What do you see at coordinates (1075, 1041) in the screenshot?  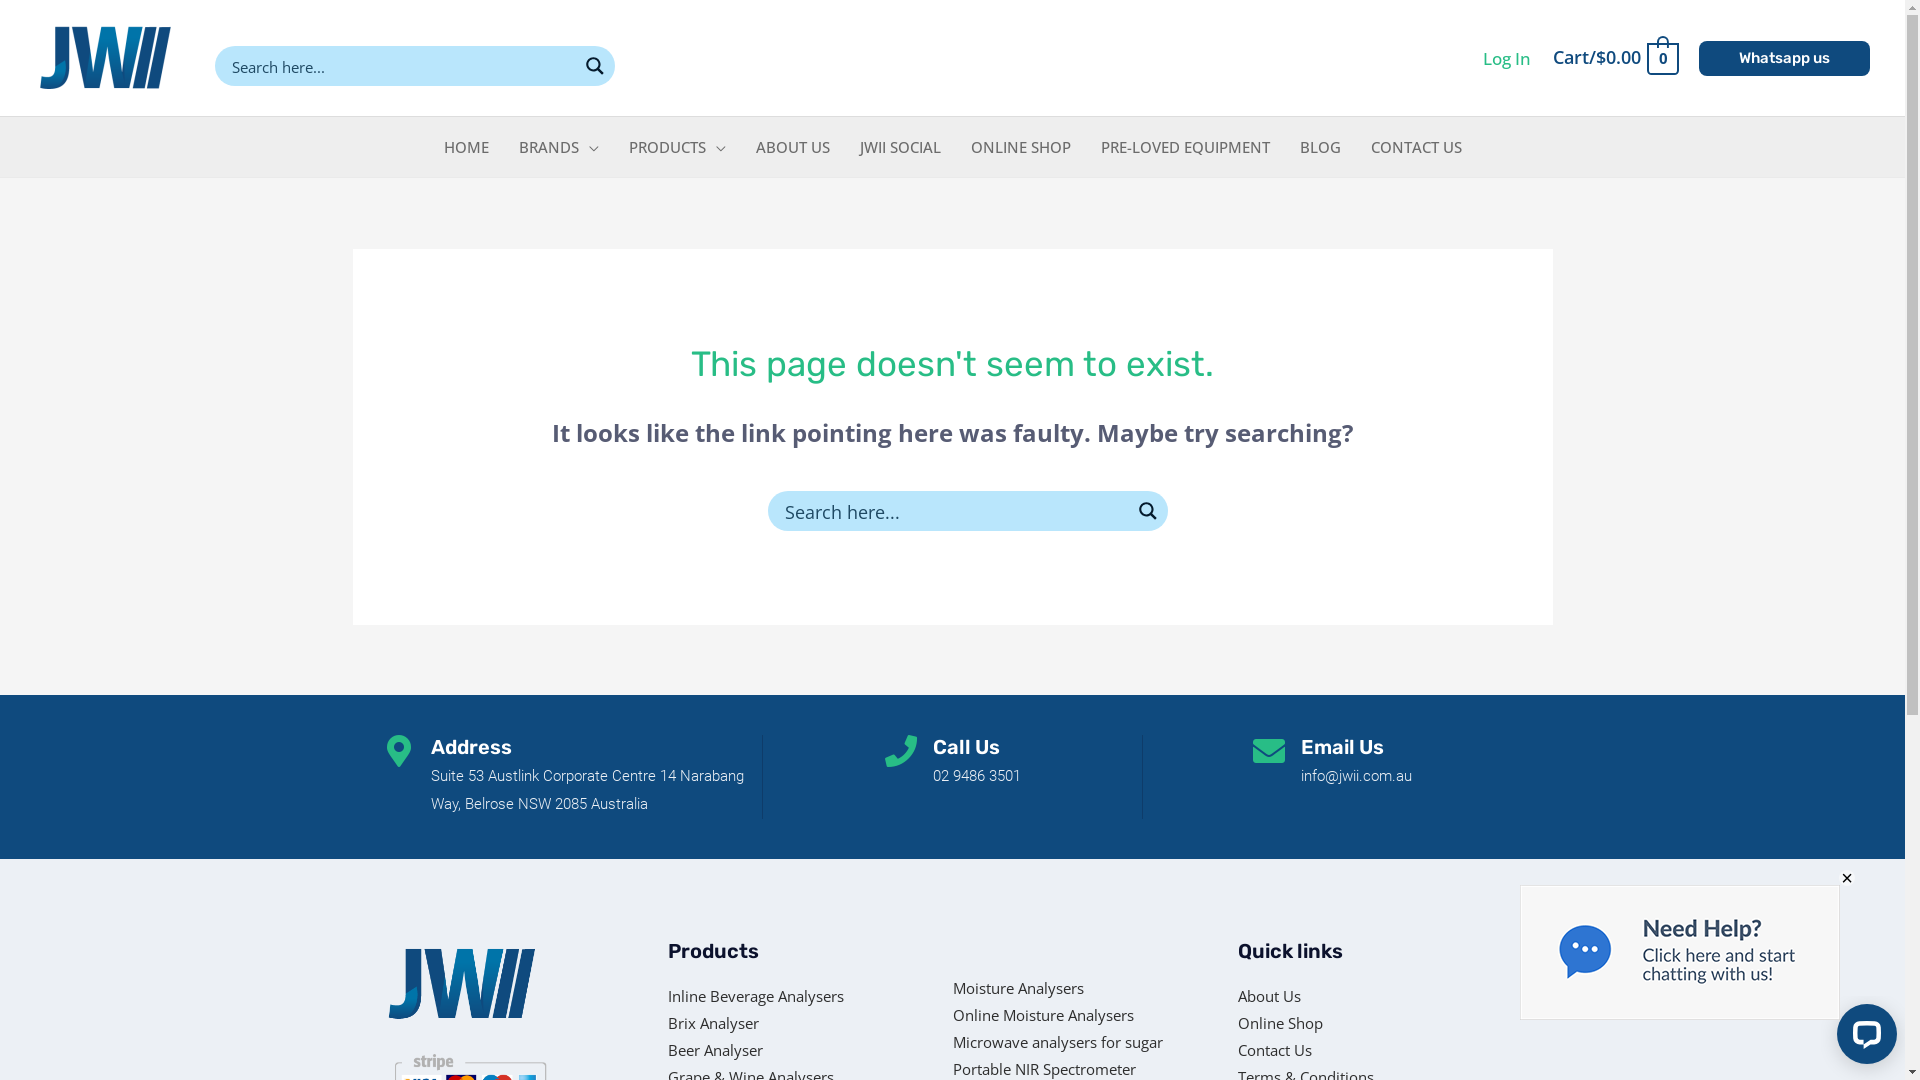 I see `'Microwave analysers for sugar'` at bounding box center [1075, 1041].